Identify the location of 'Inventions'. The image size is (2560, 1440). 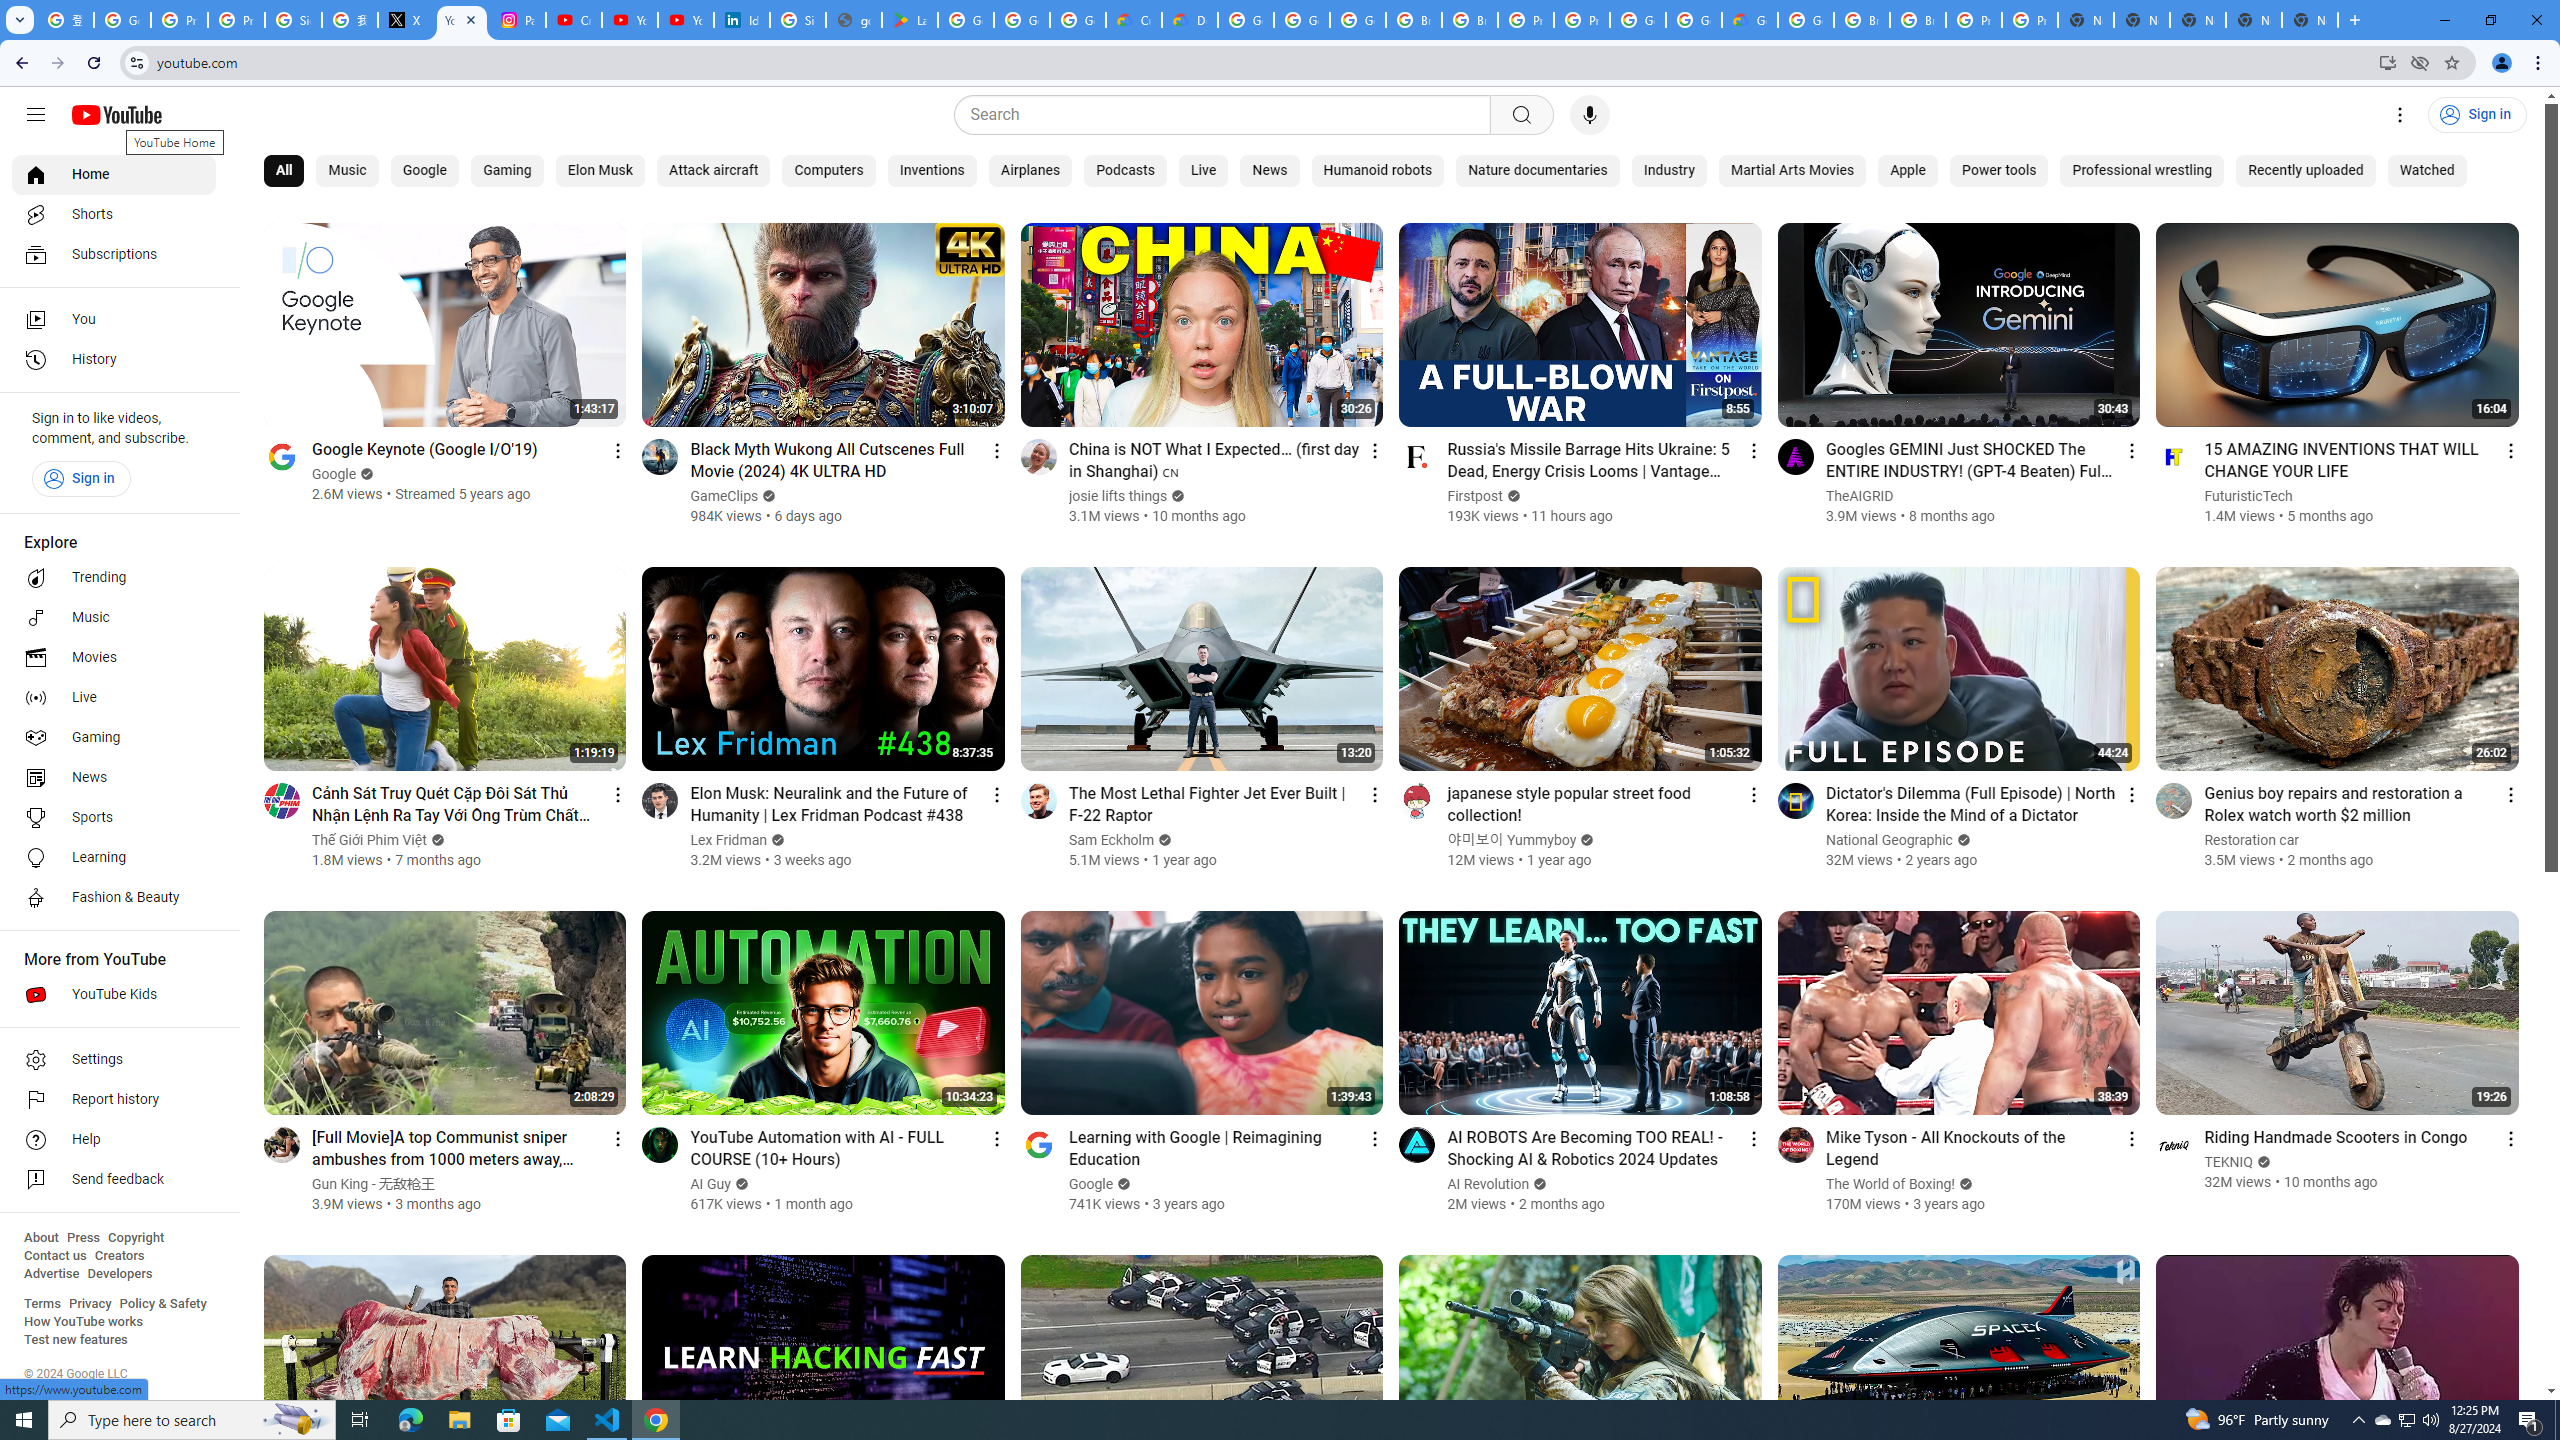
(930, 171).